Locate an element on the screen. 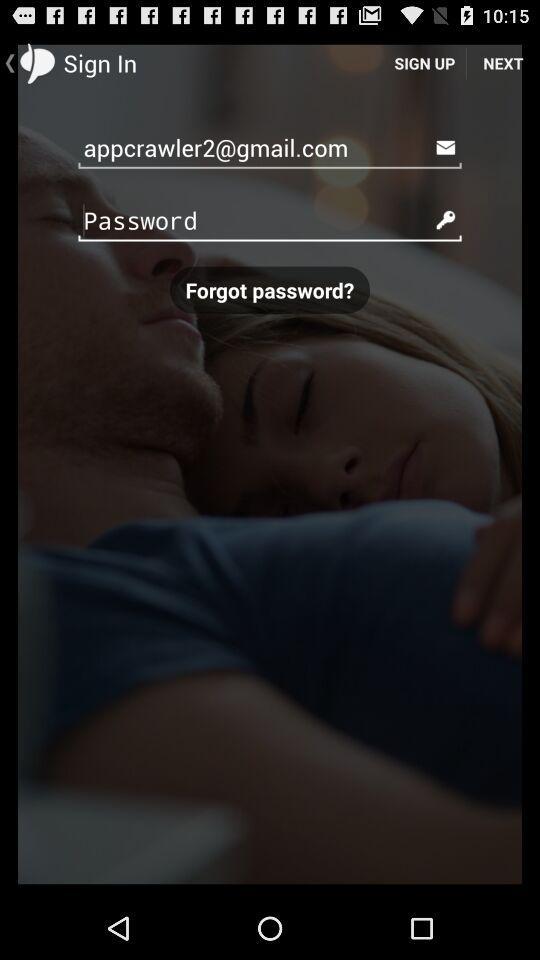 The image size is (540, 960). sign up is located at coordinates (423, 62).